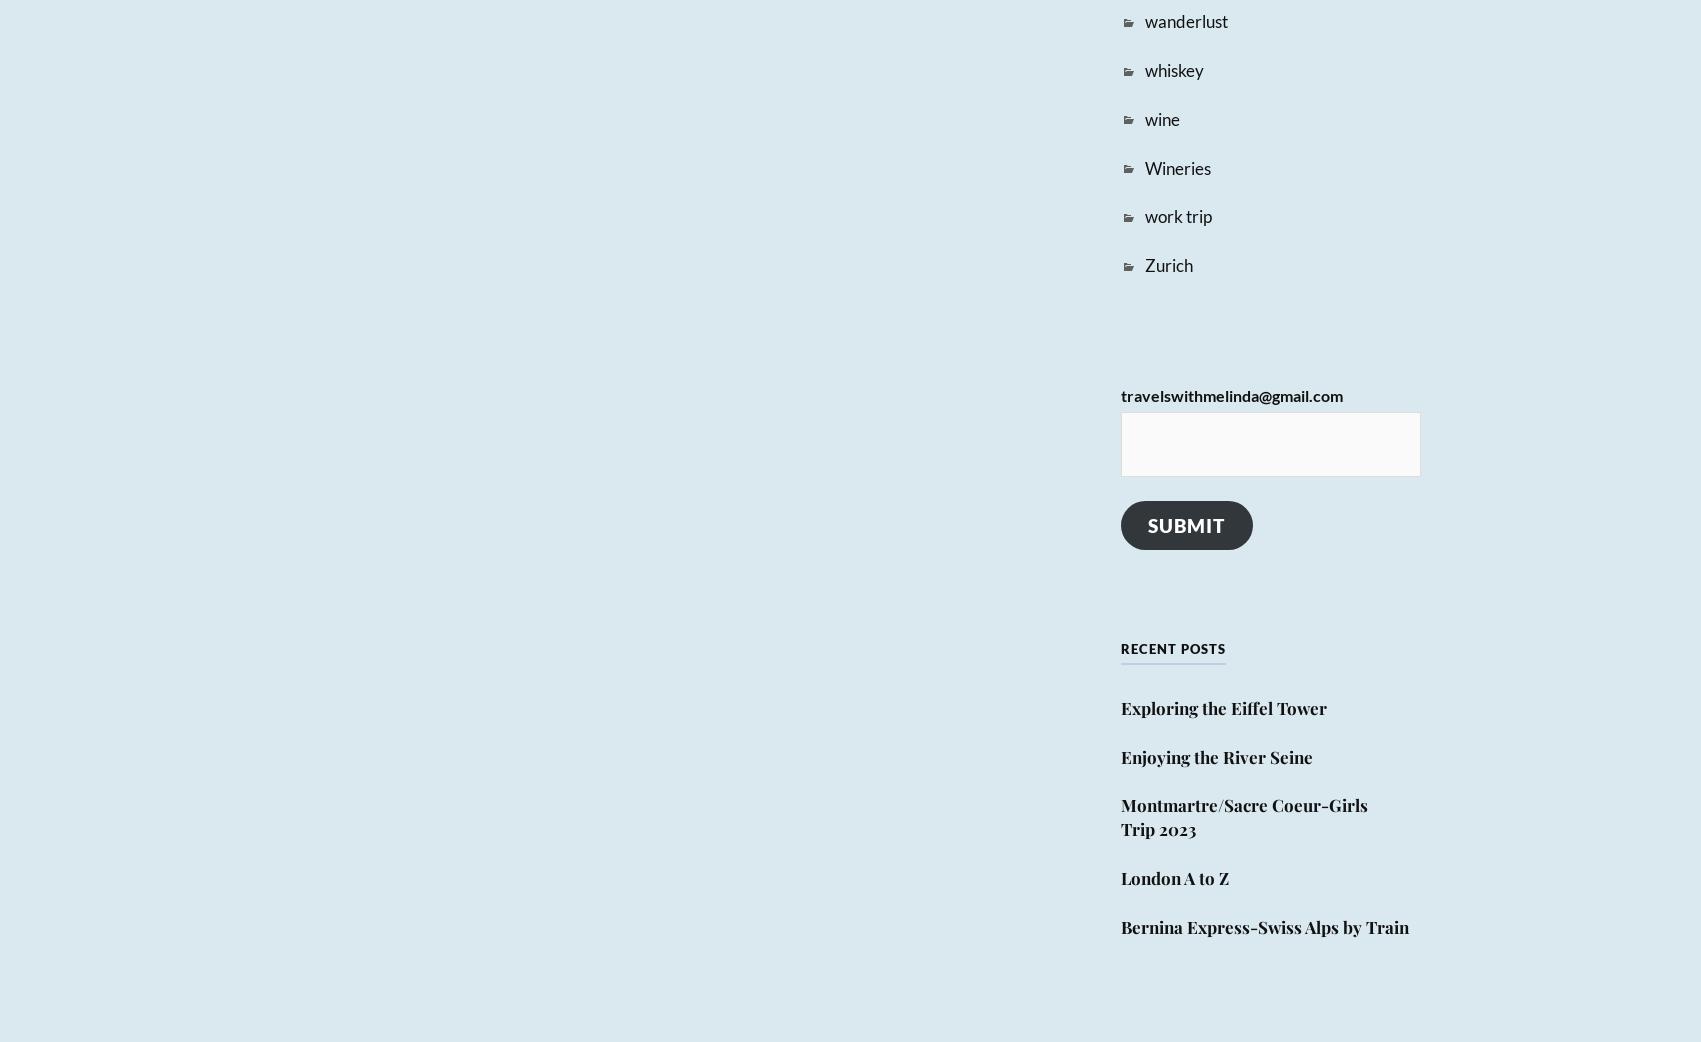  What do you see at coordinates (1172, 68) in the screenshot?
I see `'whiskey'` at bounding box center [1172, 68].